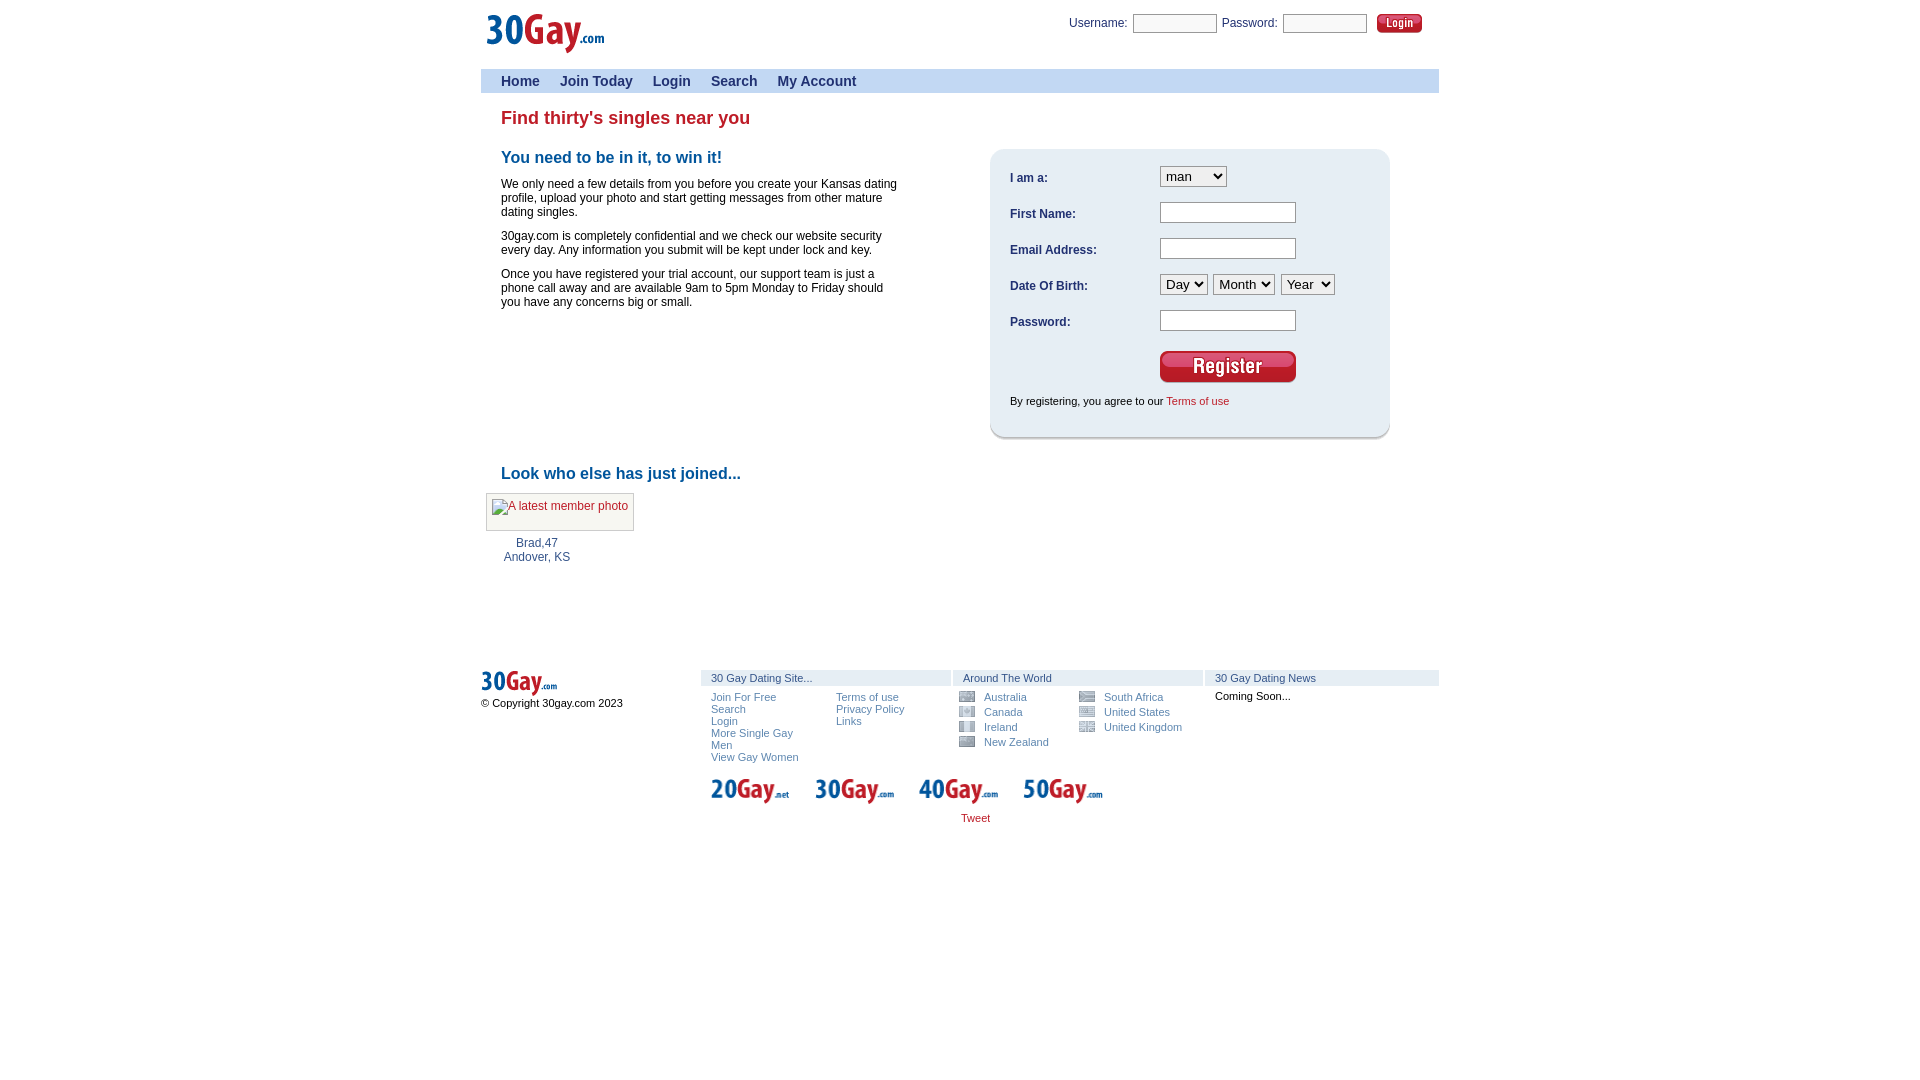 The image size is (1920, 1080). Describe the element at coordinates (520, 80) in the screenshot. I see `'Home'` at that location.